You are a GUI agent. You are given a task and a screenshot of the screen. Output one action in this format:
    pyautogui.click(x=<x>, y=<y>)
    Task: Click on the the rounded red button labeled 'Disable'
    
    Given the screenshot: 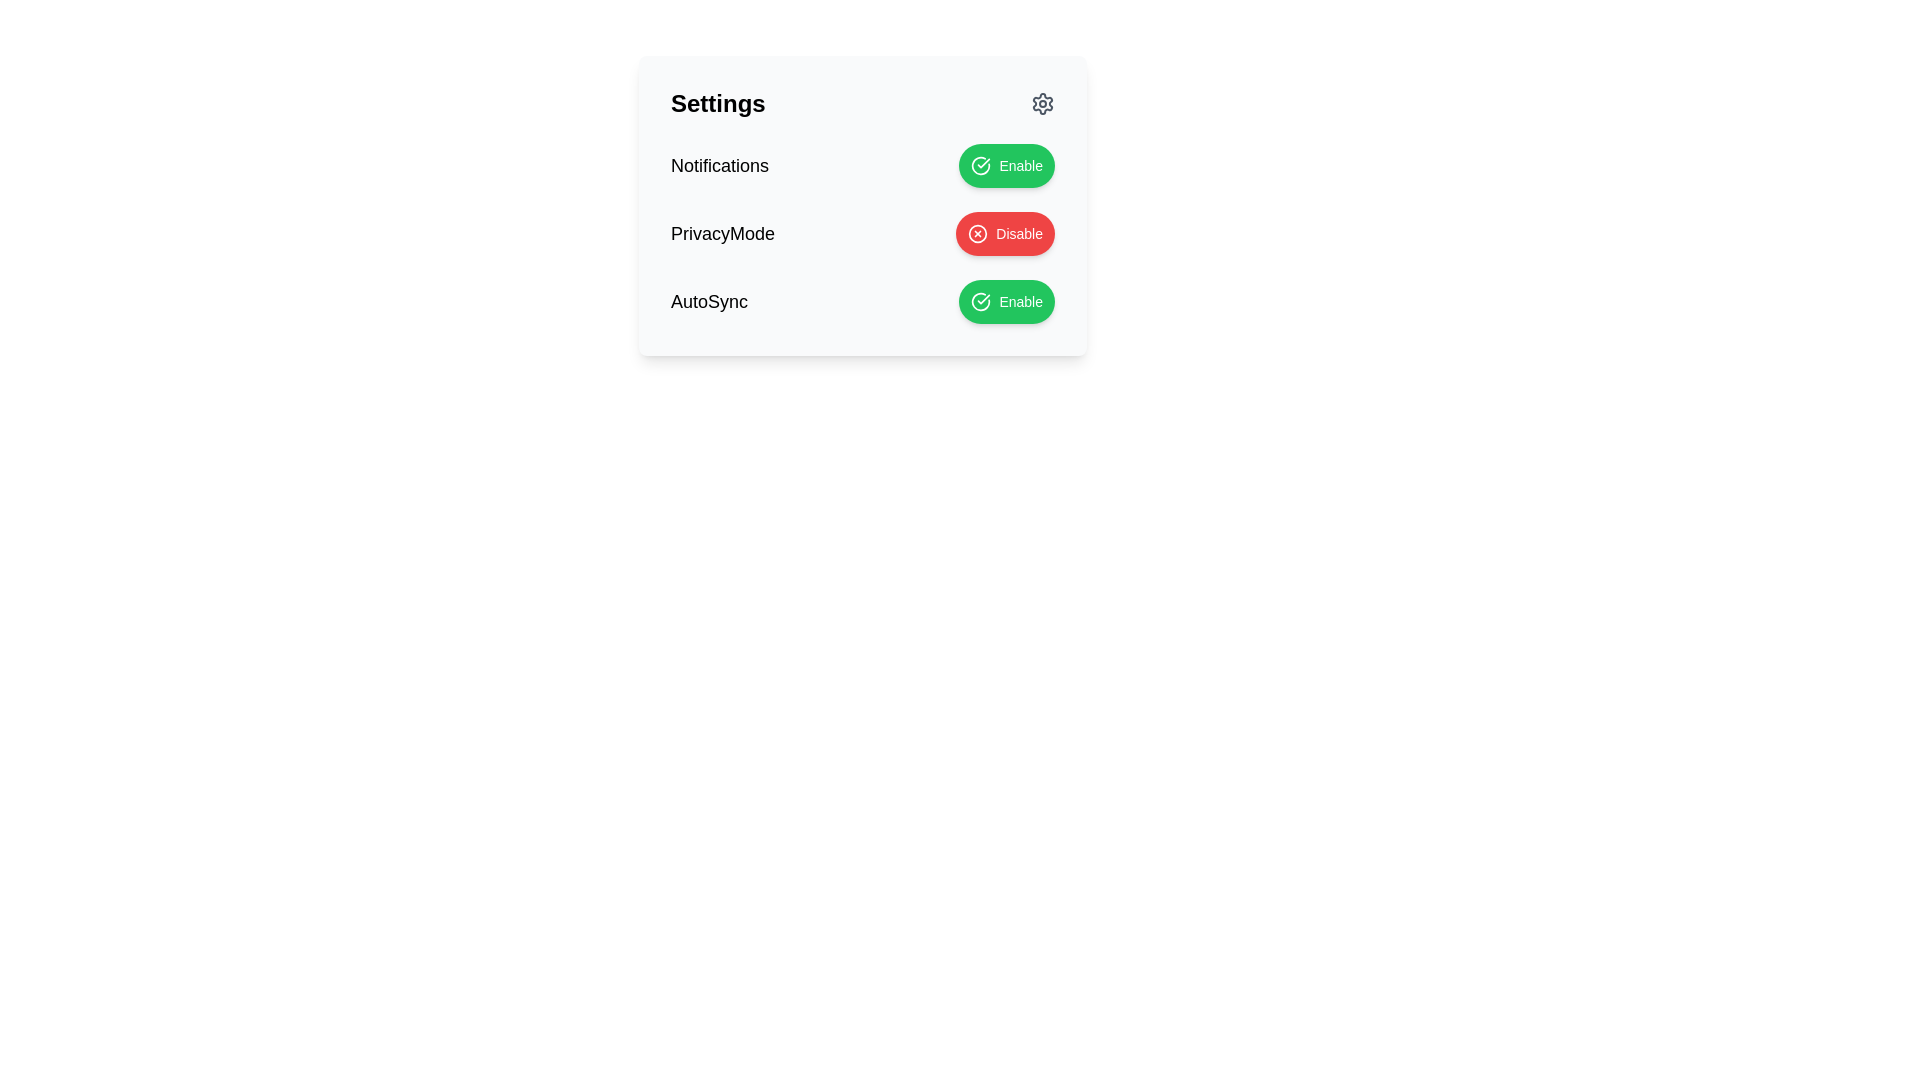 What is the action you would take?
    pyautogui.click(x=1005, y=233)
    